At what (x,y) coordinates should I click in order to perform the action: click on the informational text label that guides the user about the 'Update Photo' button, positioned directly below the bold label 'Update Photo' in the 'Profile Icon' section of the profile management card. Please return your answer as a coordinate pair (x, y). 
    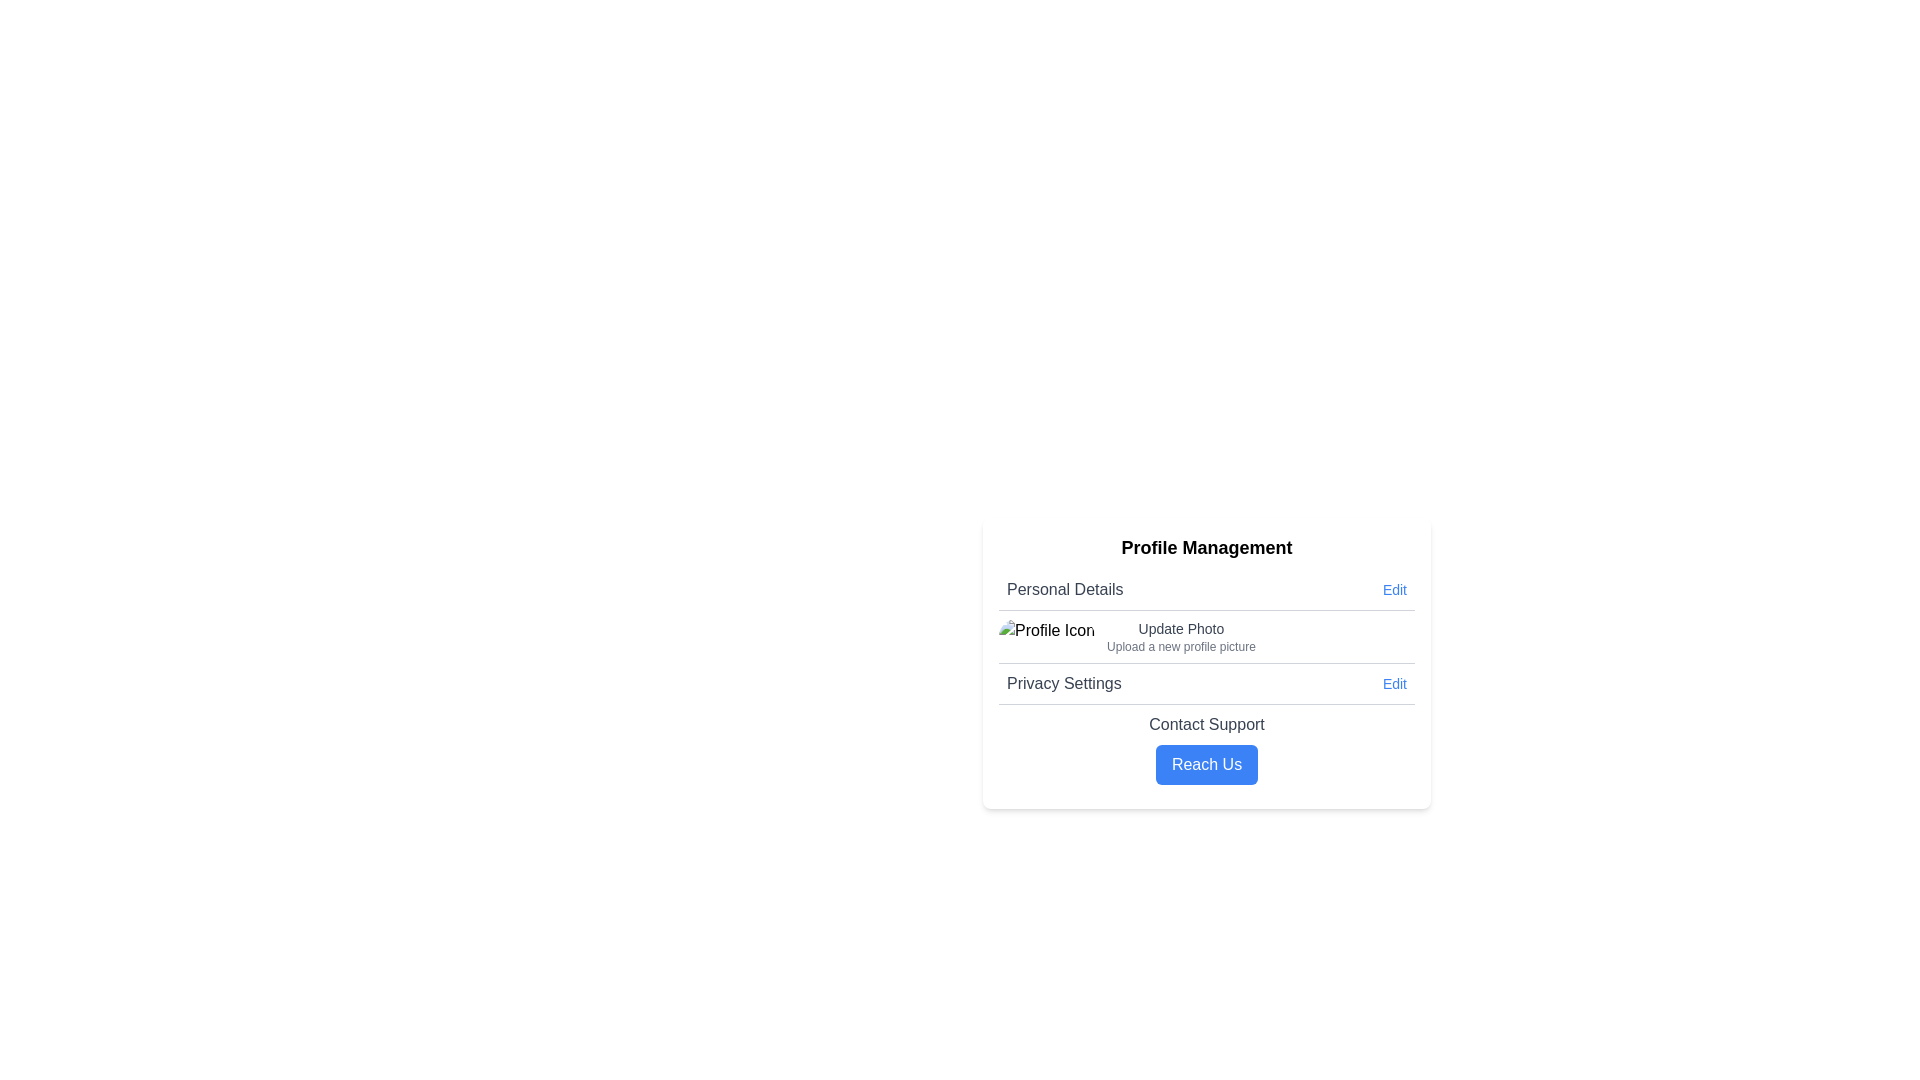
    Looking at the image, I should click on (1181, 647).